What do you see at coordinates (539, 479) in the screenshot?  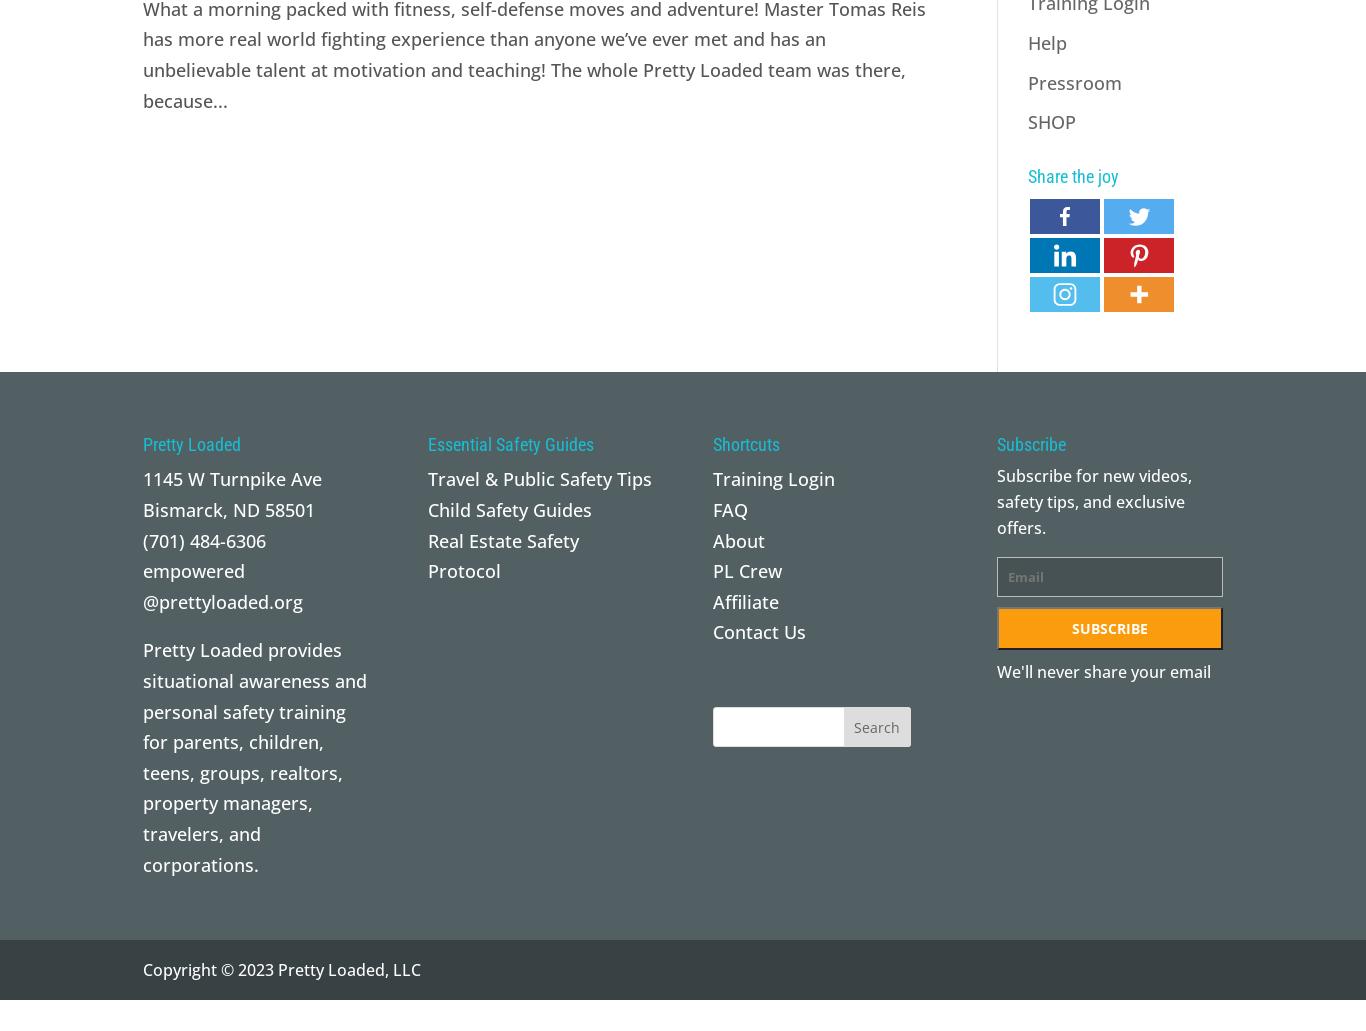 I see `'Travel & Public Safety Tips'` at bounding box center [539, 479].